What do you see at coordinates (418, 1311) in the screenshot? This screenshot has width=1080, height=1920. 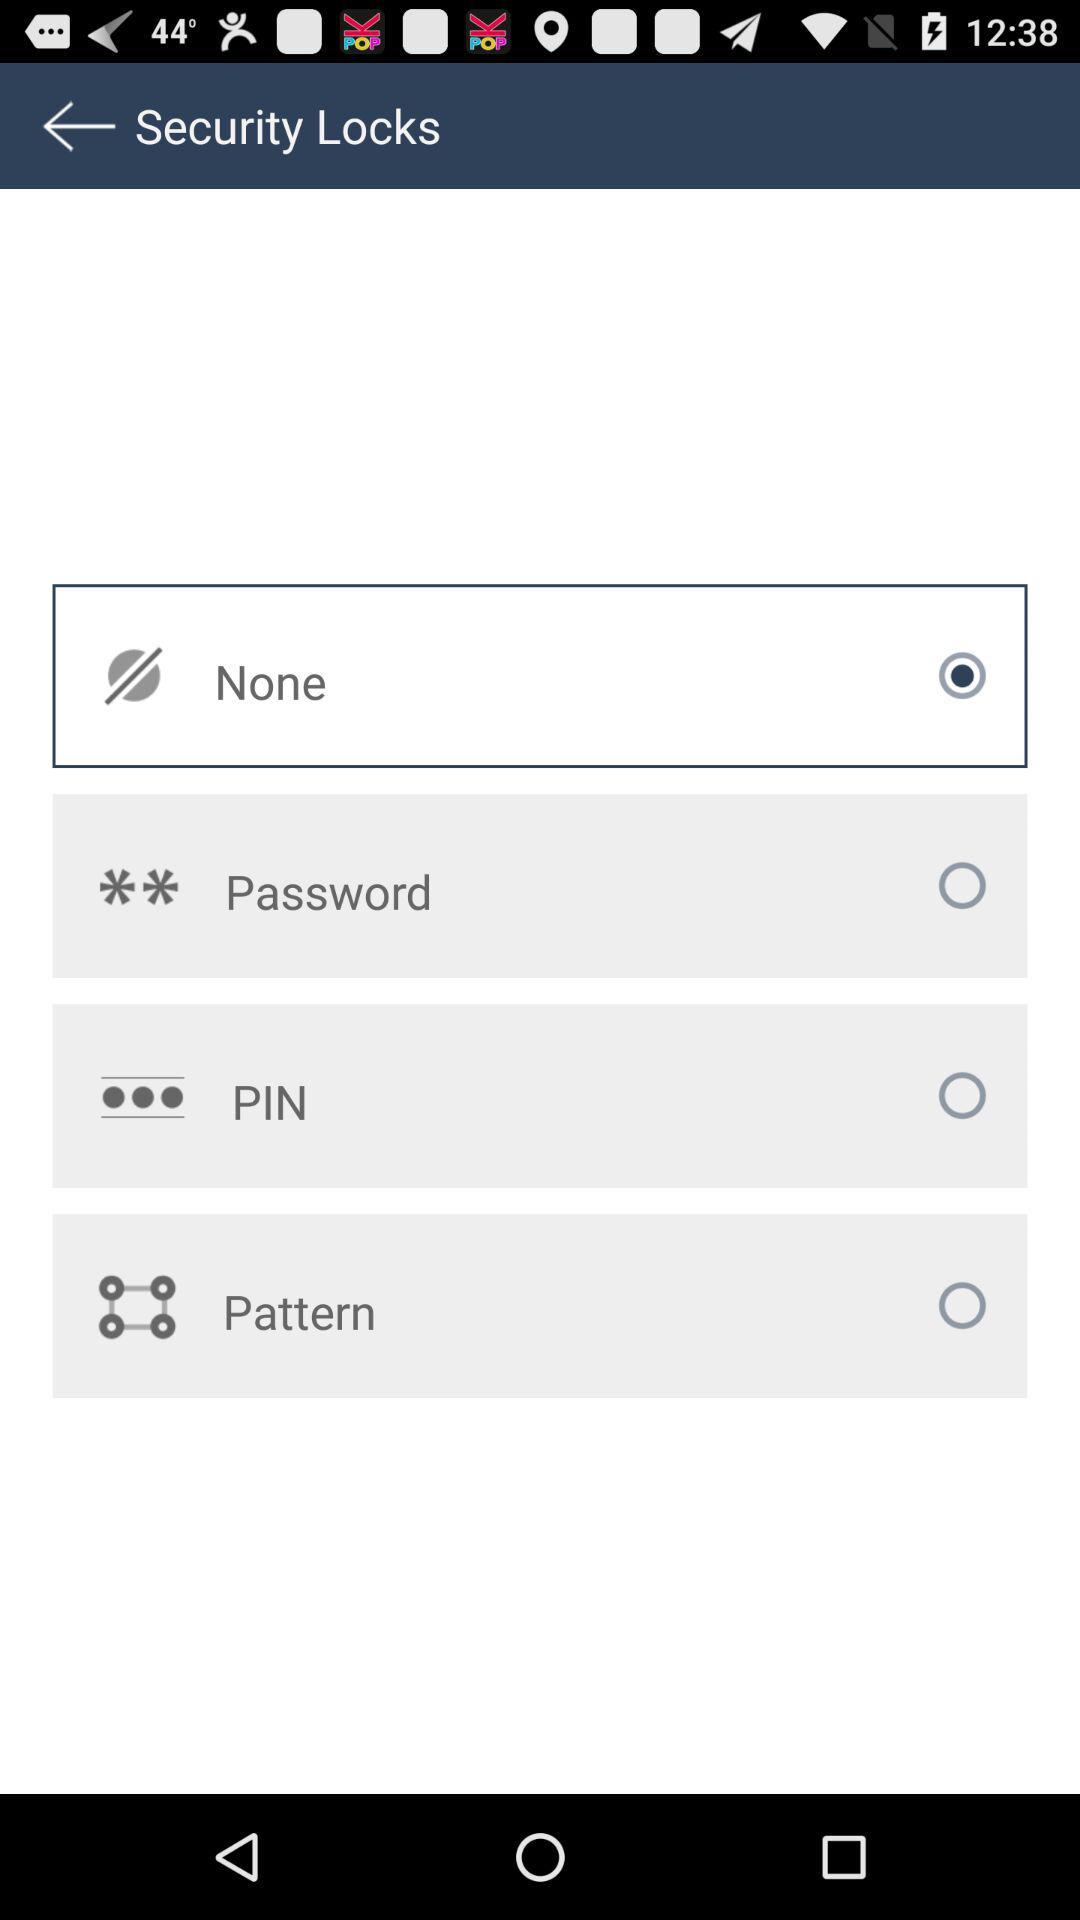 I see `app below the pin app` at bounding box center [418, 1311].